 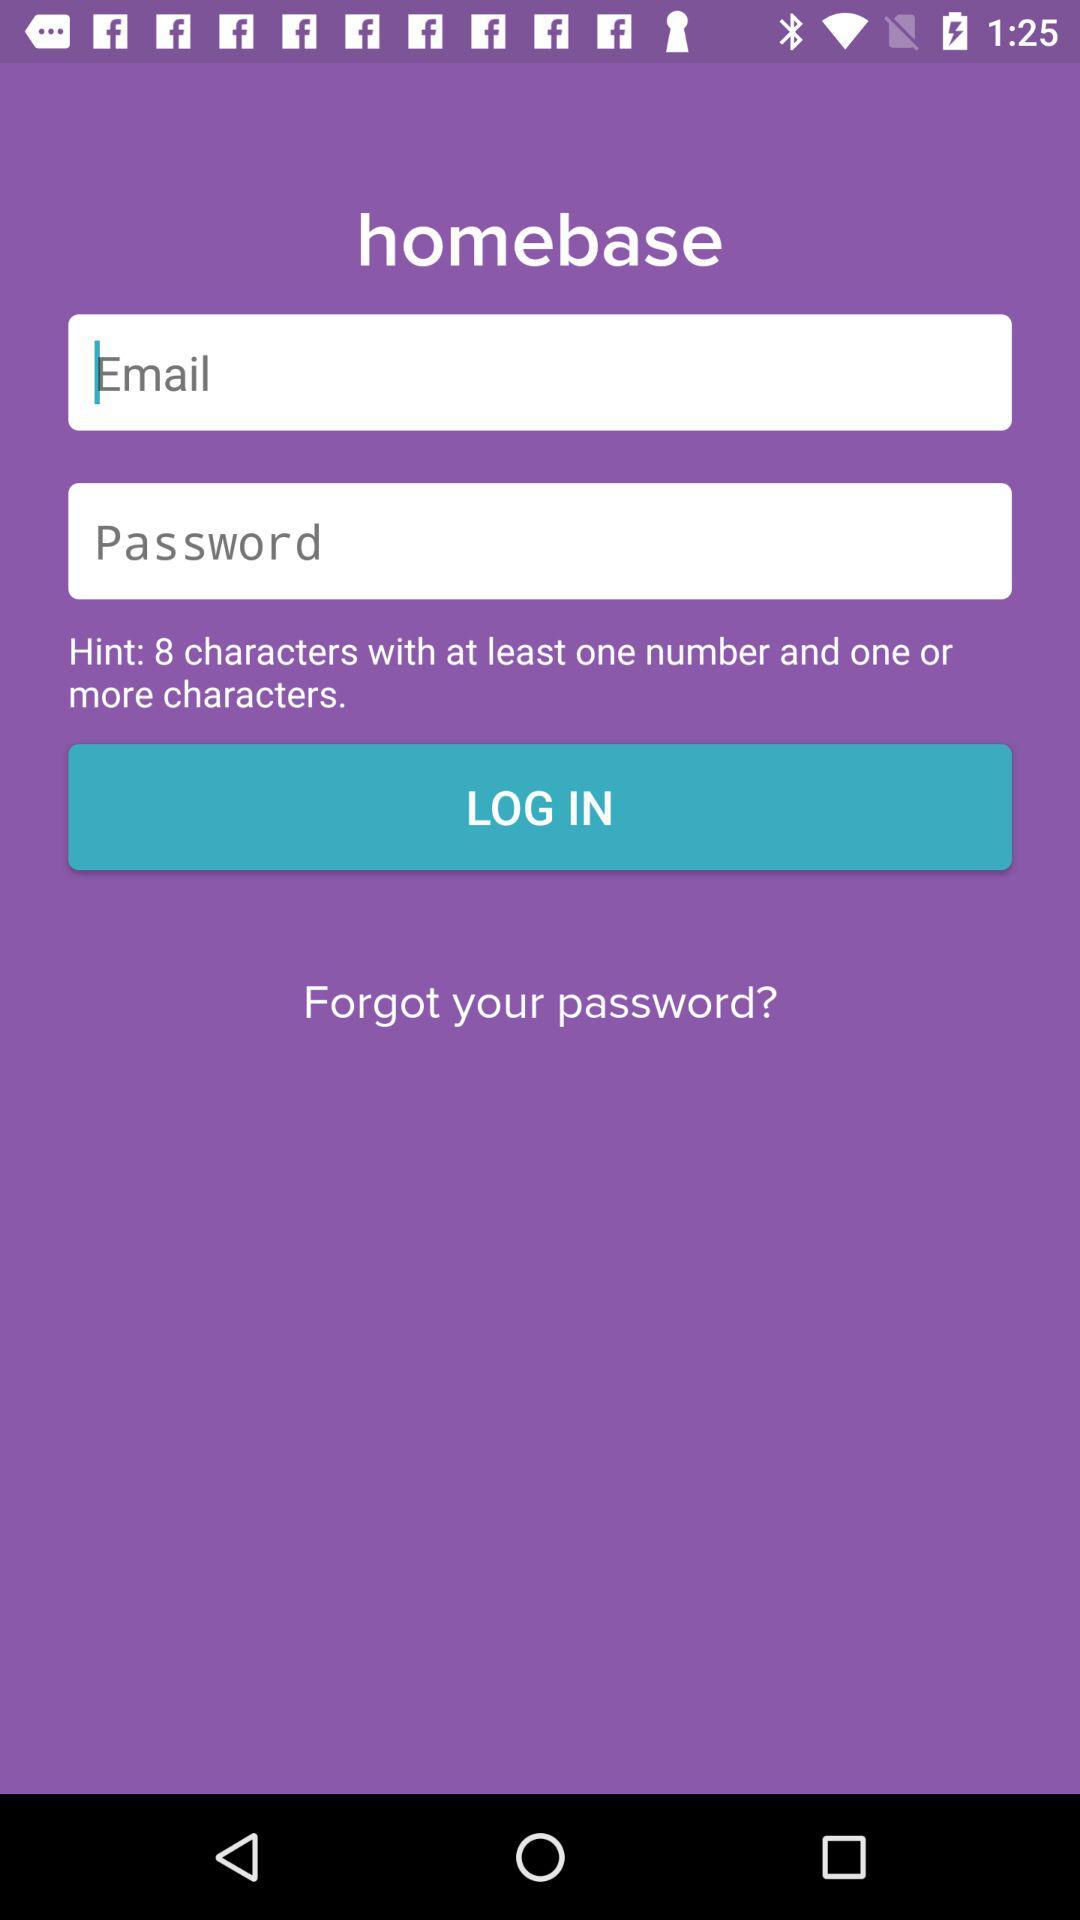 What do you see at coordinates (540, 372) in the screenshot?
I see `opens a field to type an e-mail address` at bounding box center [540, 372].